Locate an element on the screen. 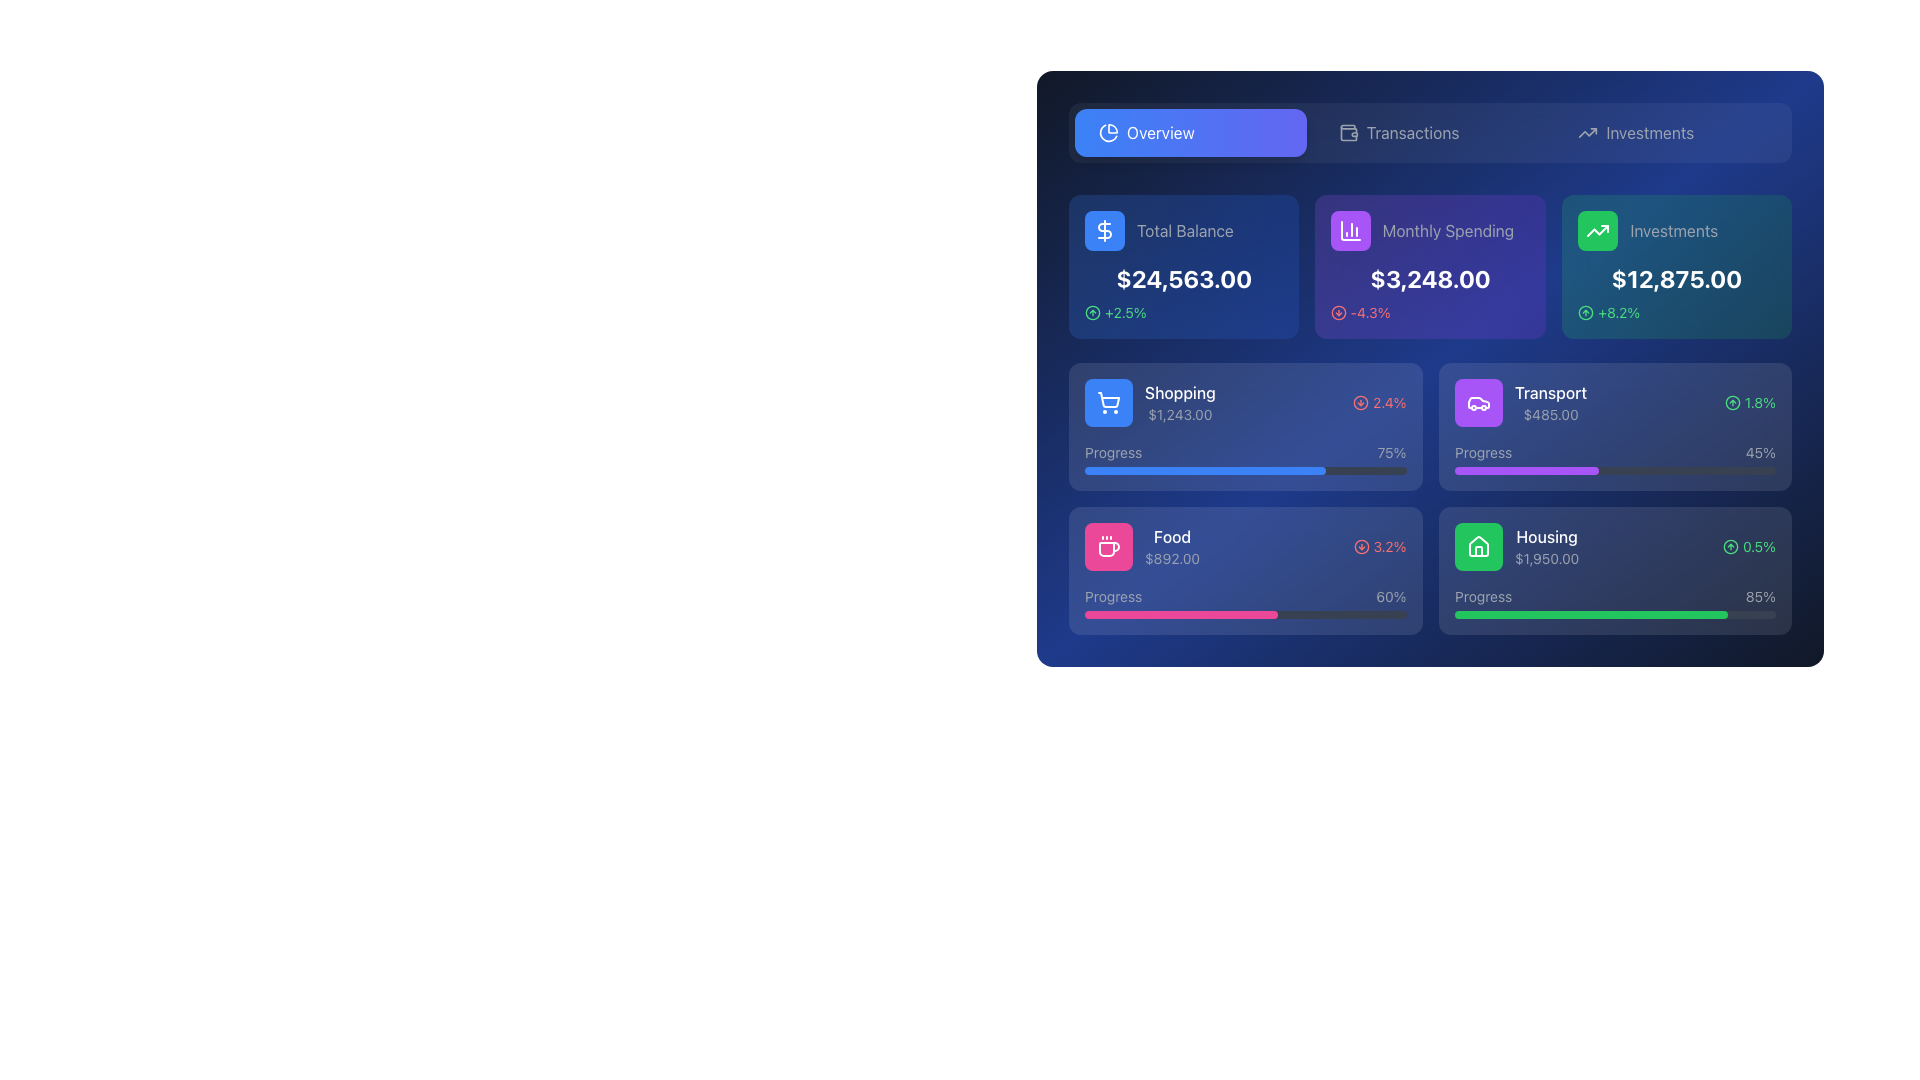 The image size is (1920, 1080). the Text Display showing the prominent numeric value "$3,248.00" within the purple card labeled "Monthly Spending." is located at coordinates (1429, 278).